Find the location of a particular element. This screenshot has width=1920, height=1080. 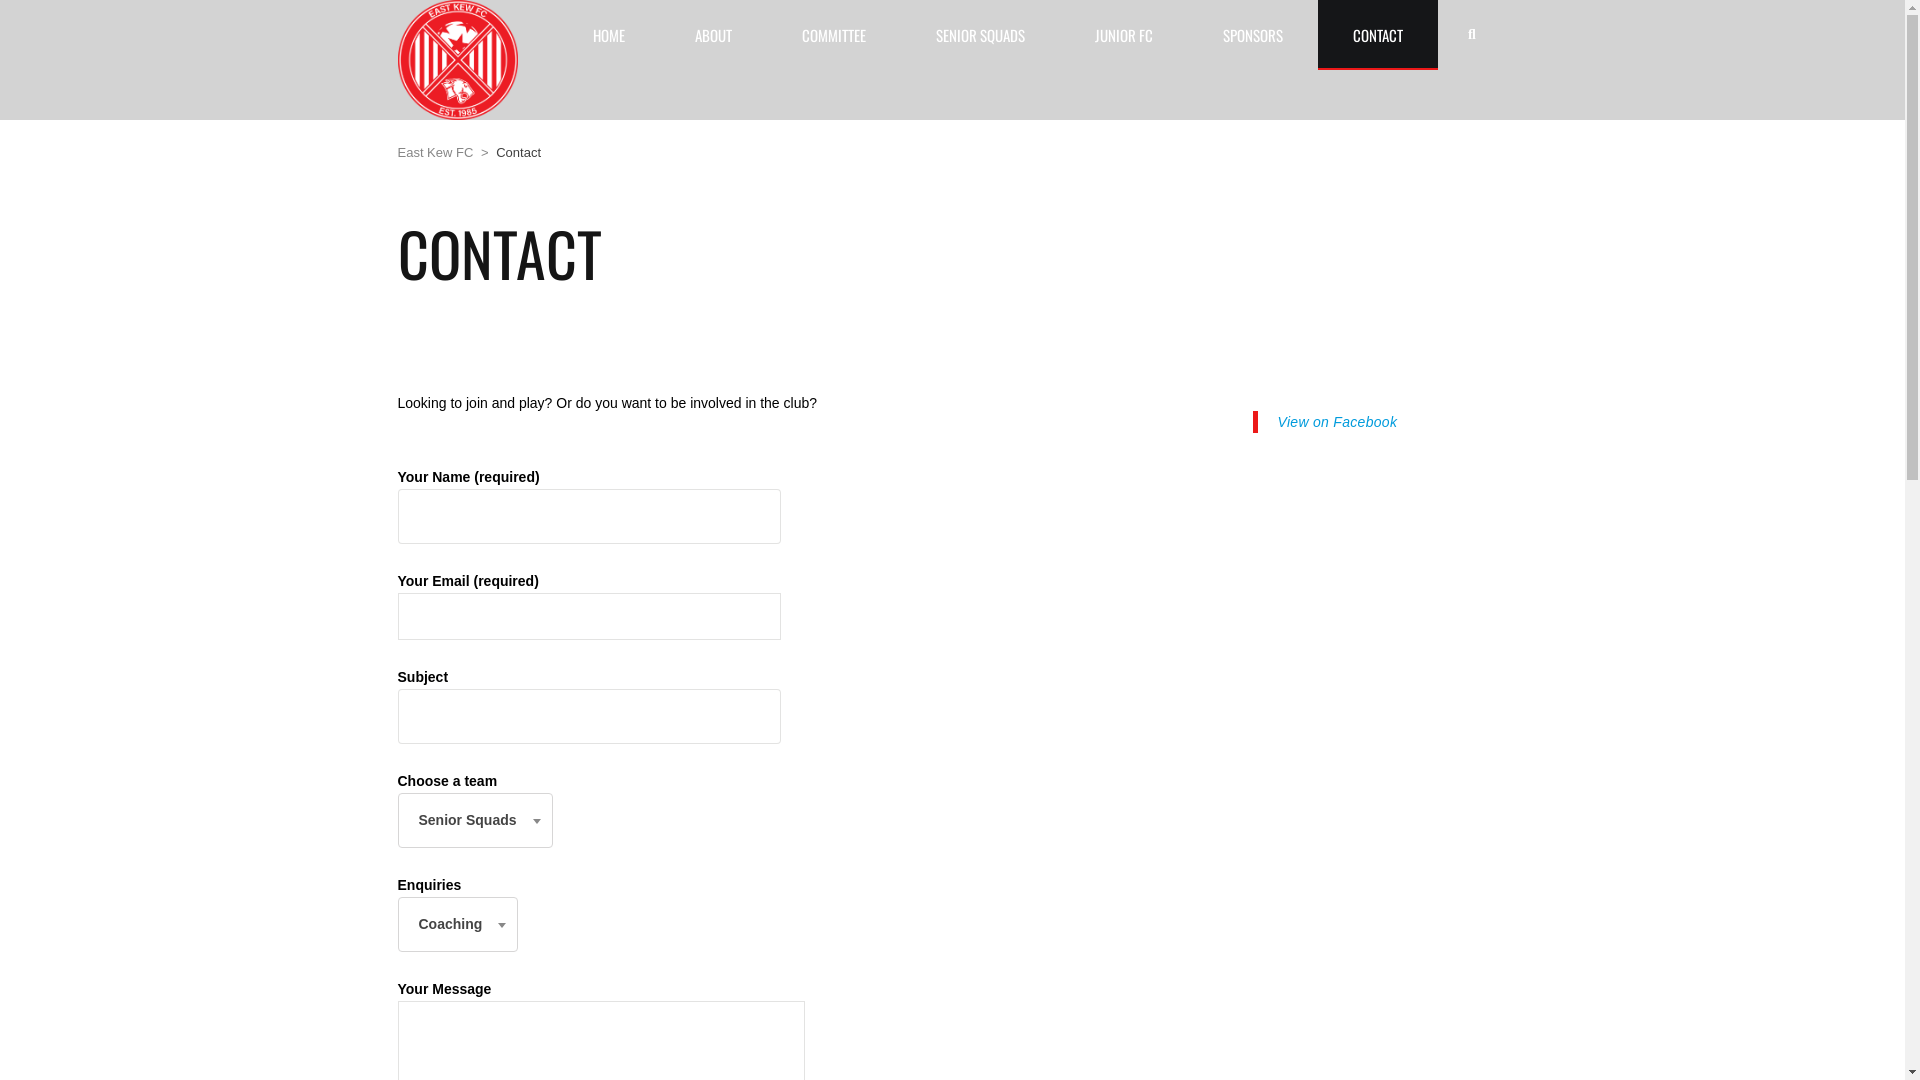

'COMMITTEE' is located at coordinates (833, 34).